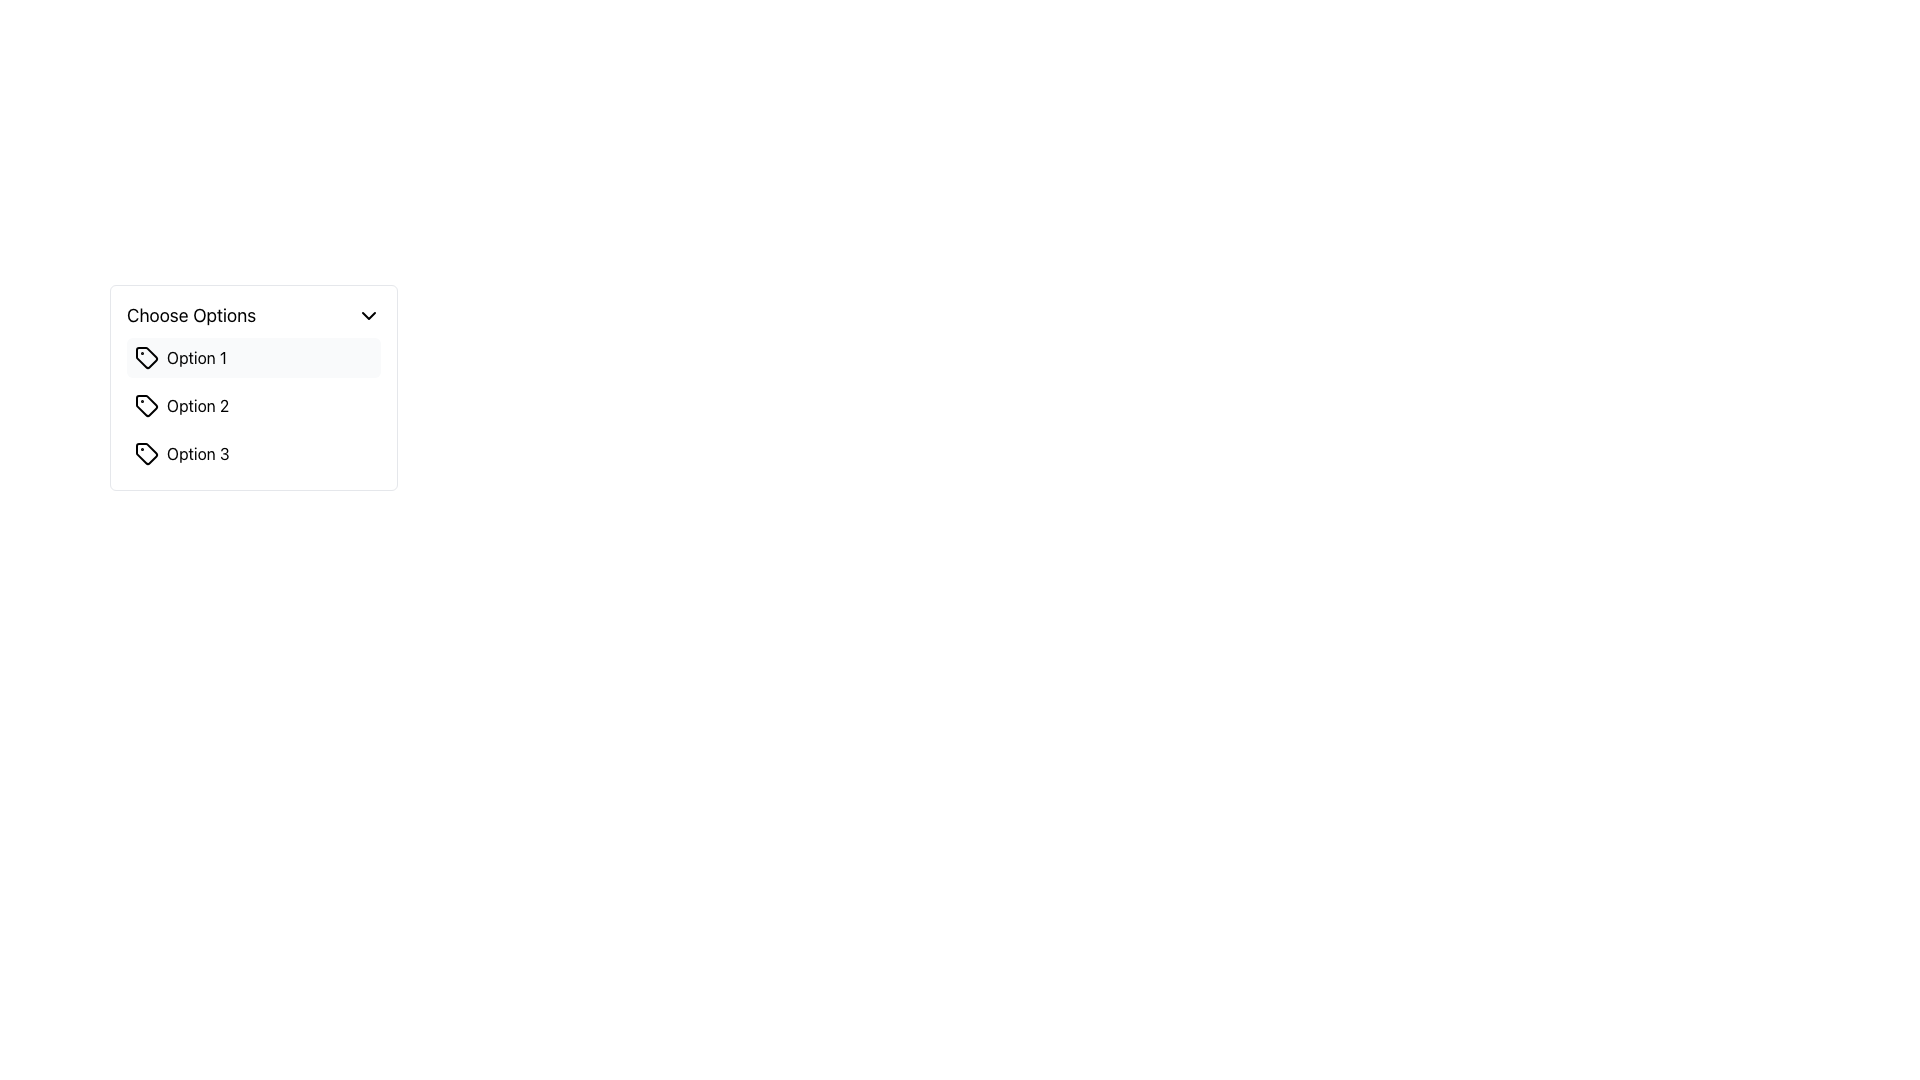 This screenshot has height=1080, width=1920. Describe the element at coordinates (369, 315) in the screenshot. I see `the downward arrow icon located at the top-right corner of the 'Choose Options' section` at that location.